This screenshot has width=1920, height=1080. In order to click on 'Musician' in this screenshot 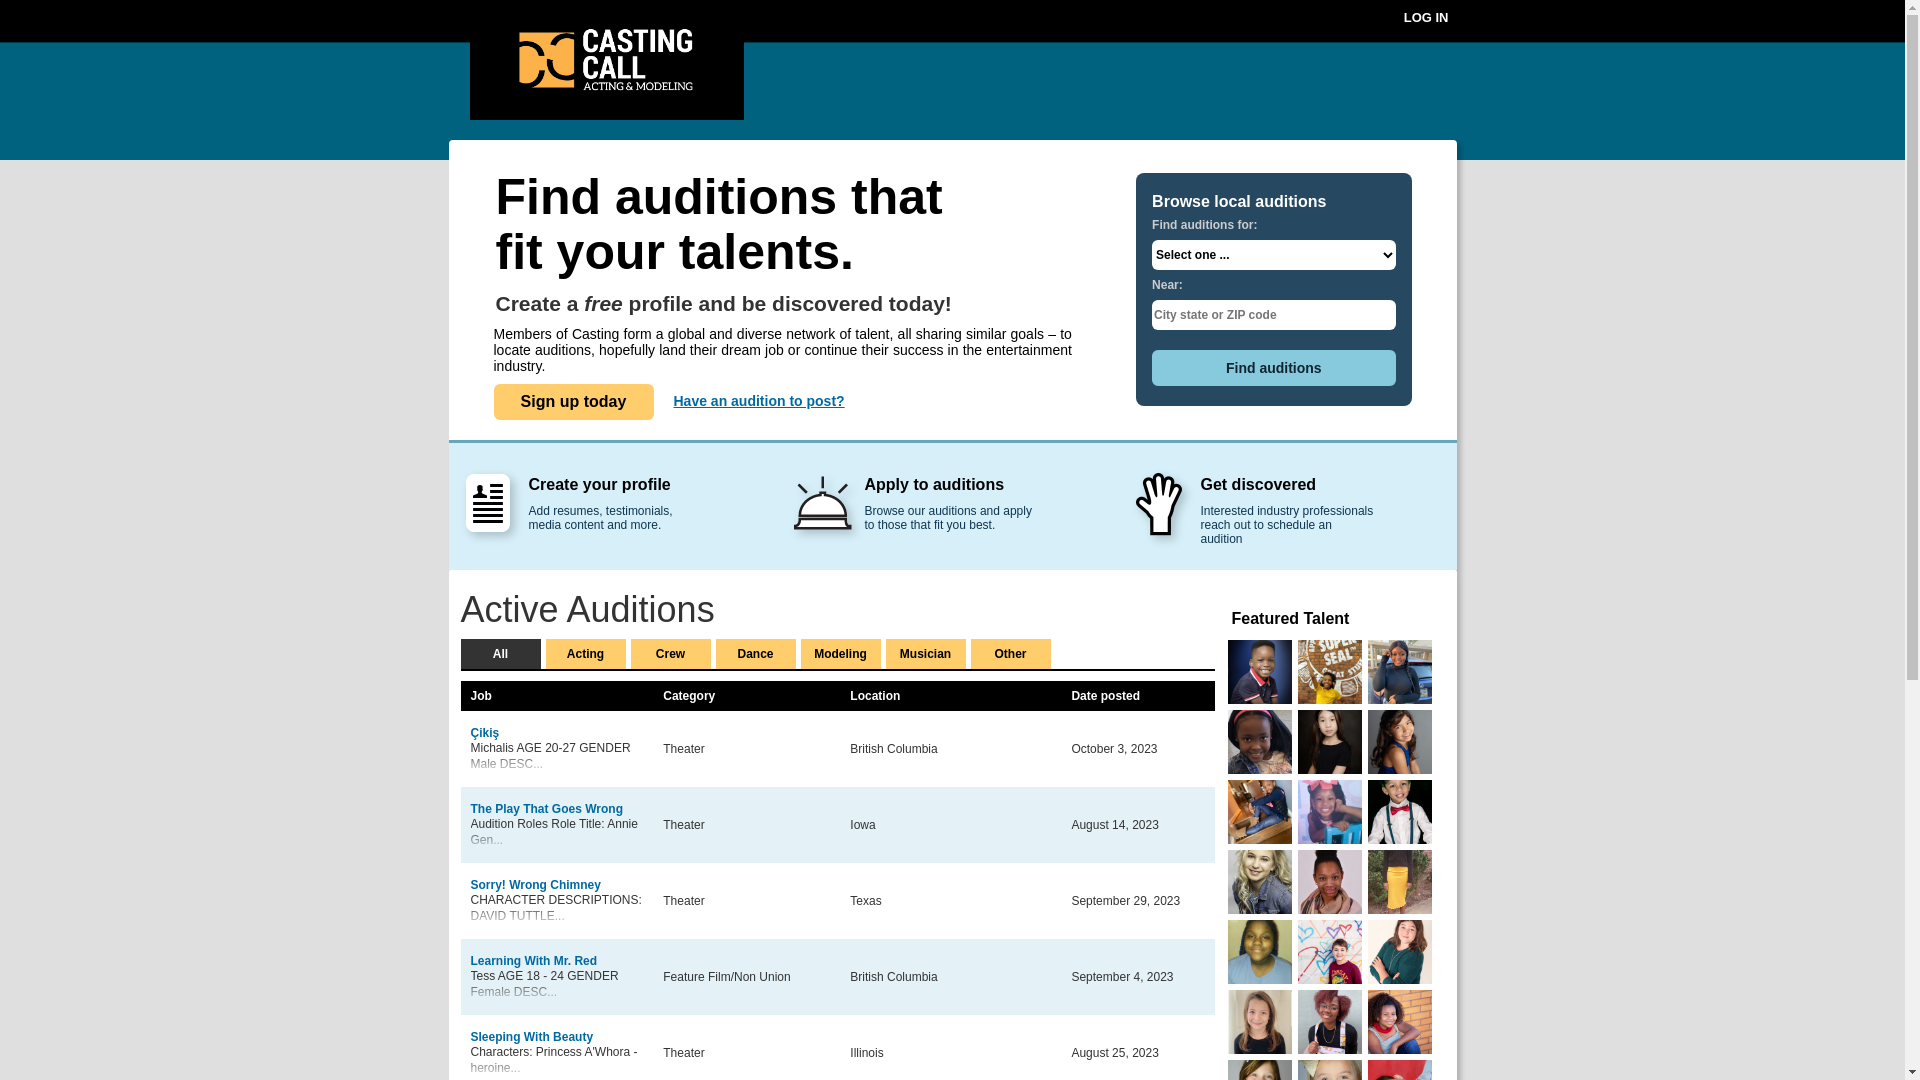, I will do `click(925, 654)`.